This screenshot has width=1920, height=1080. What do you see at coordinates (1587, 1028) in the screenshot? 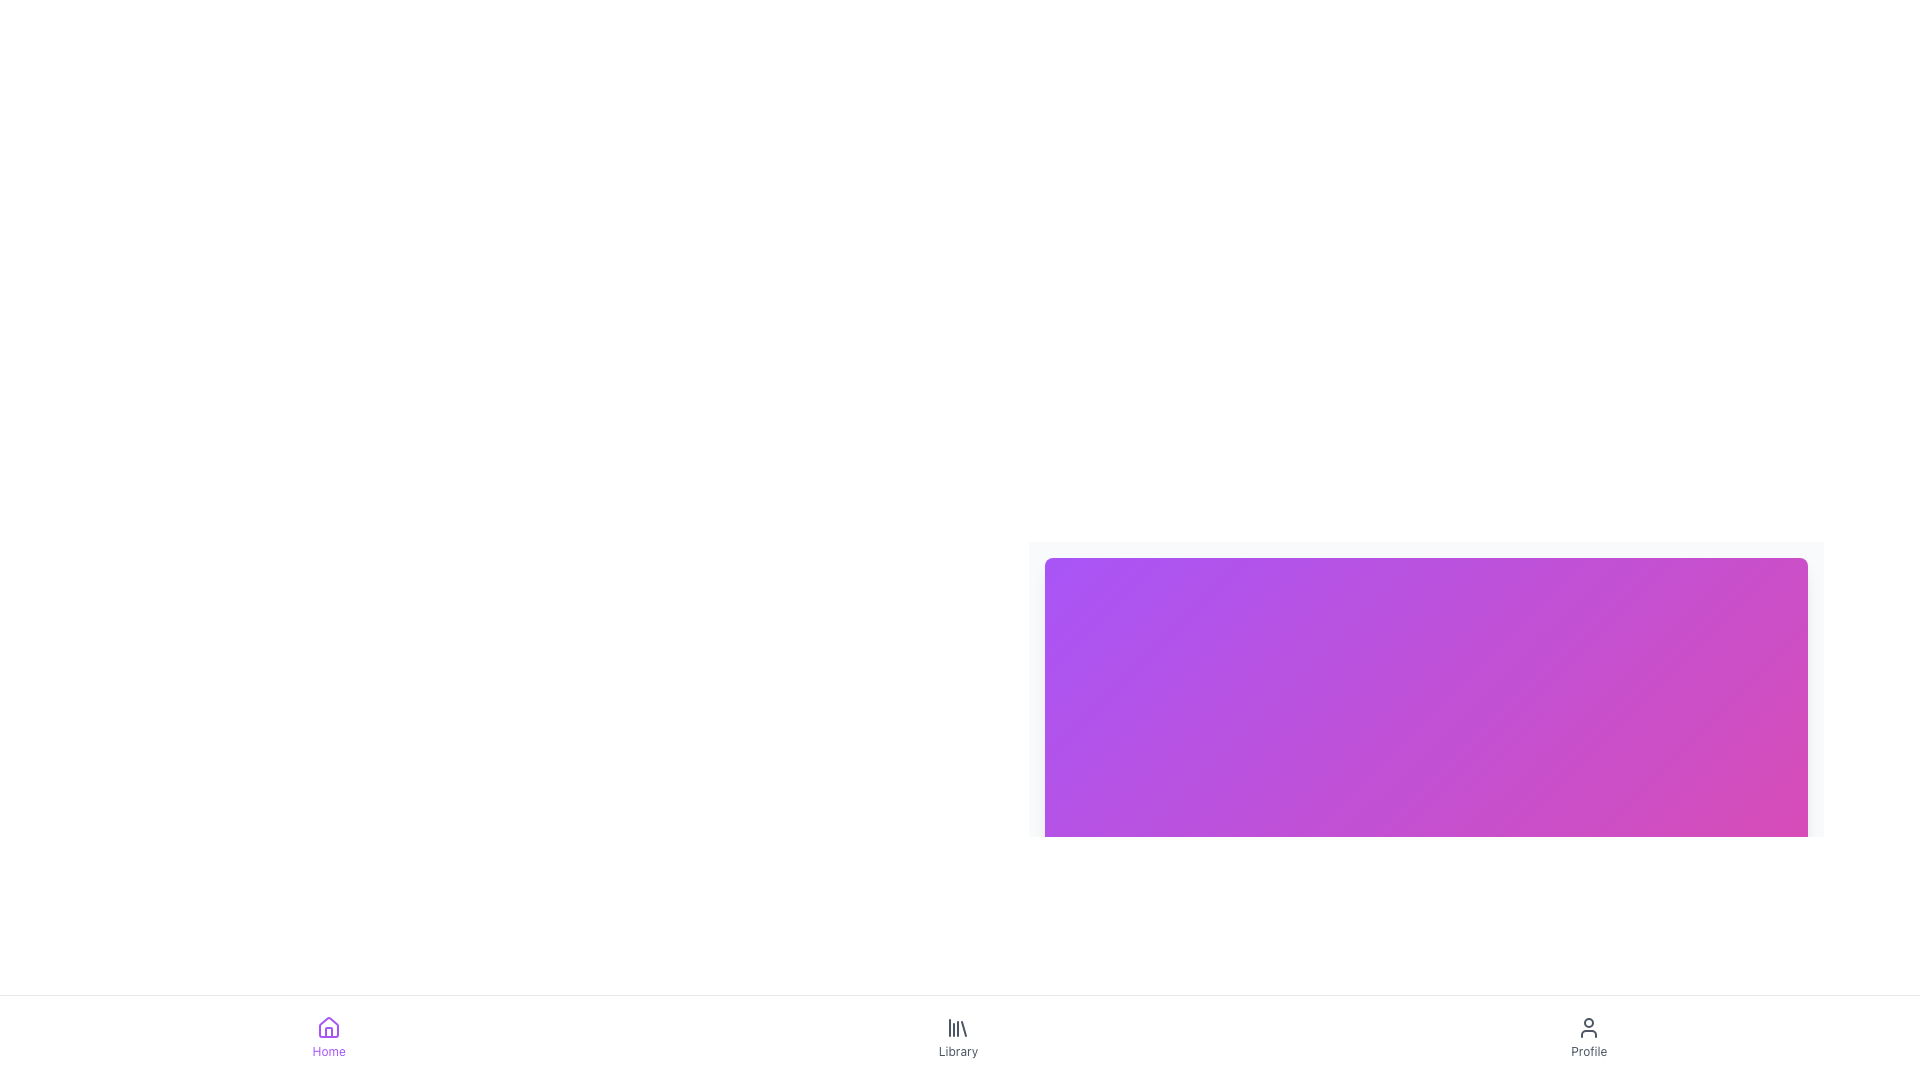
I see `the user profile icon, which has a circular head and torso-like structure, located in the bottom navigation bar above the 'Profile' text` at bounding box center [1587, 1028].